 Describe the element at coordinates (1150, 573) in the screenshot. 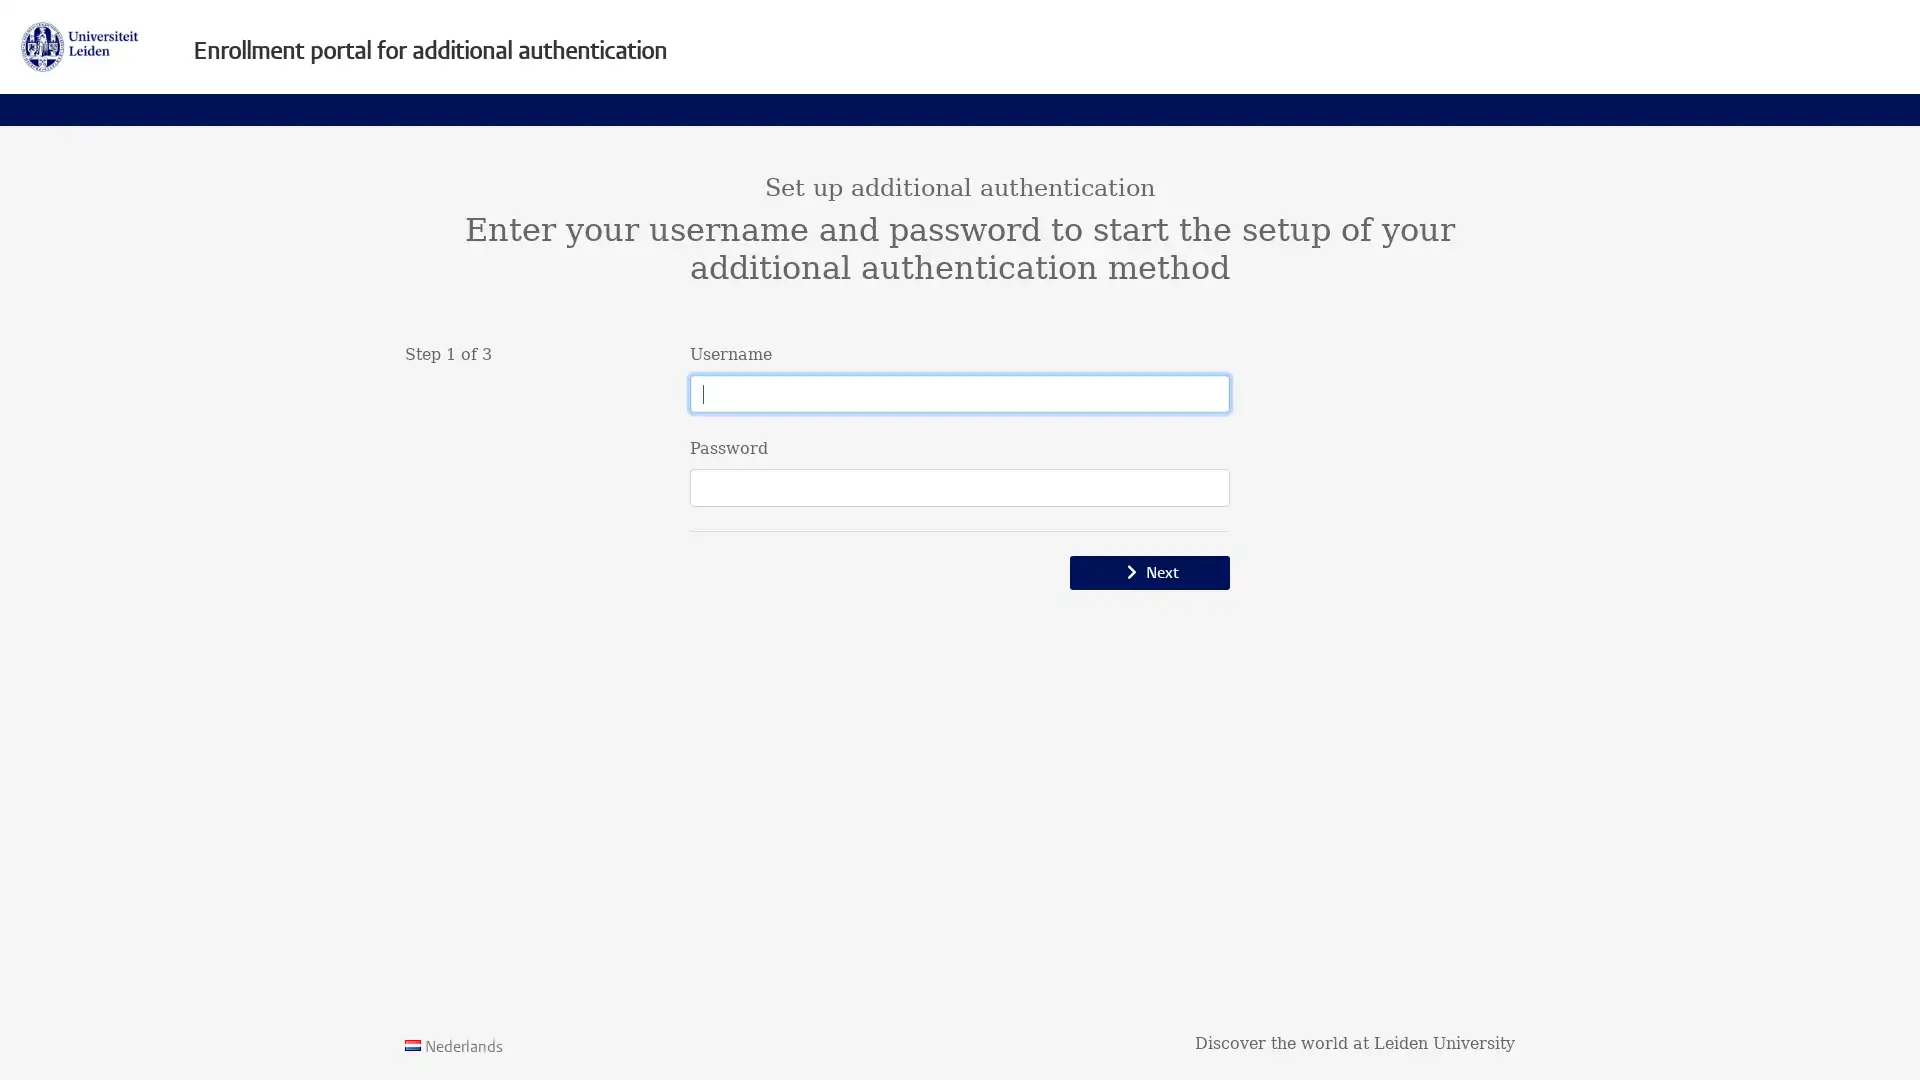

I see `Next` at that location.